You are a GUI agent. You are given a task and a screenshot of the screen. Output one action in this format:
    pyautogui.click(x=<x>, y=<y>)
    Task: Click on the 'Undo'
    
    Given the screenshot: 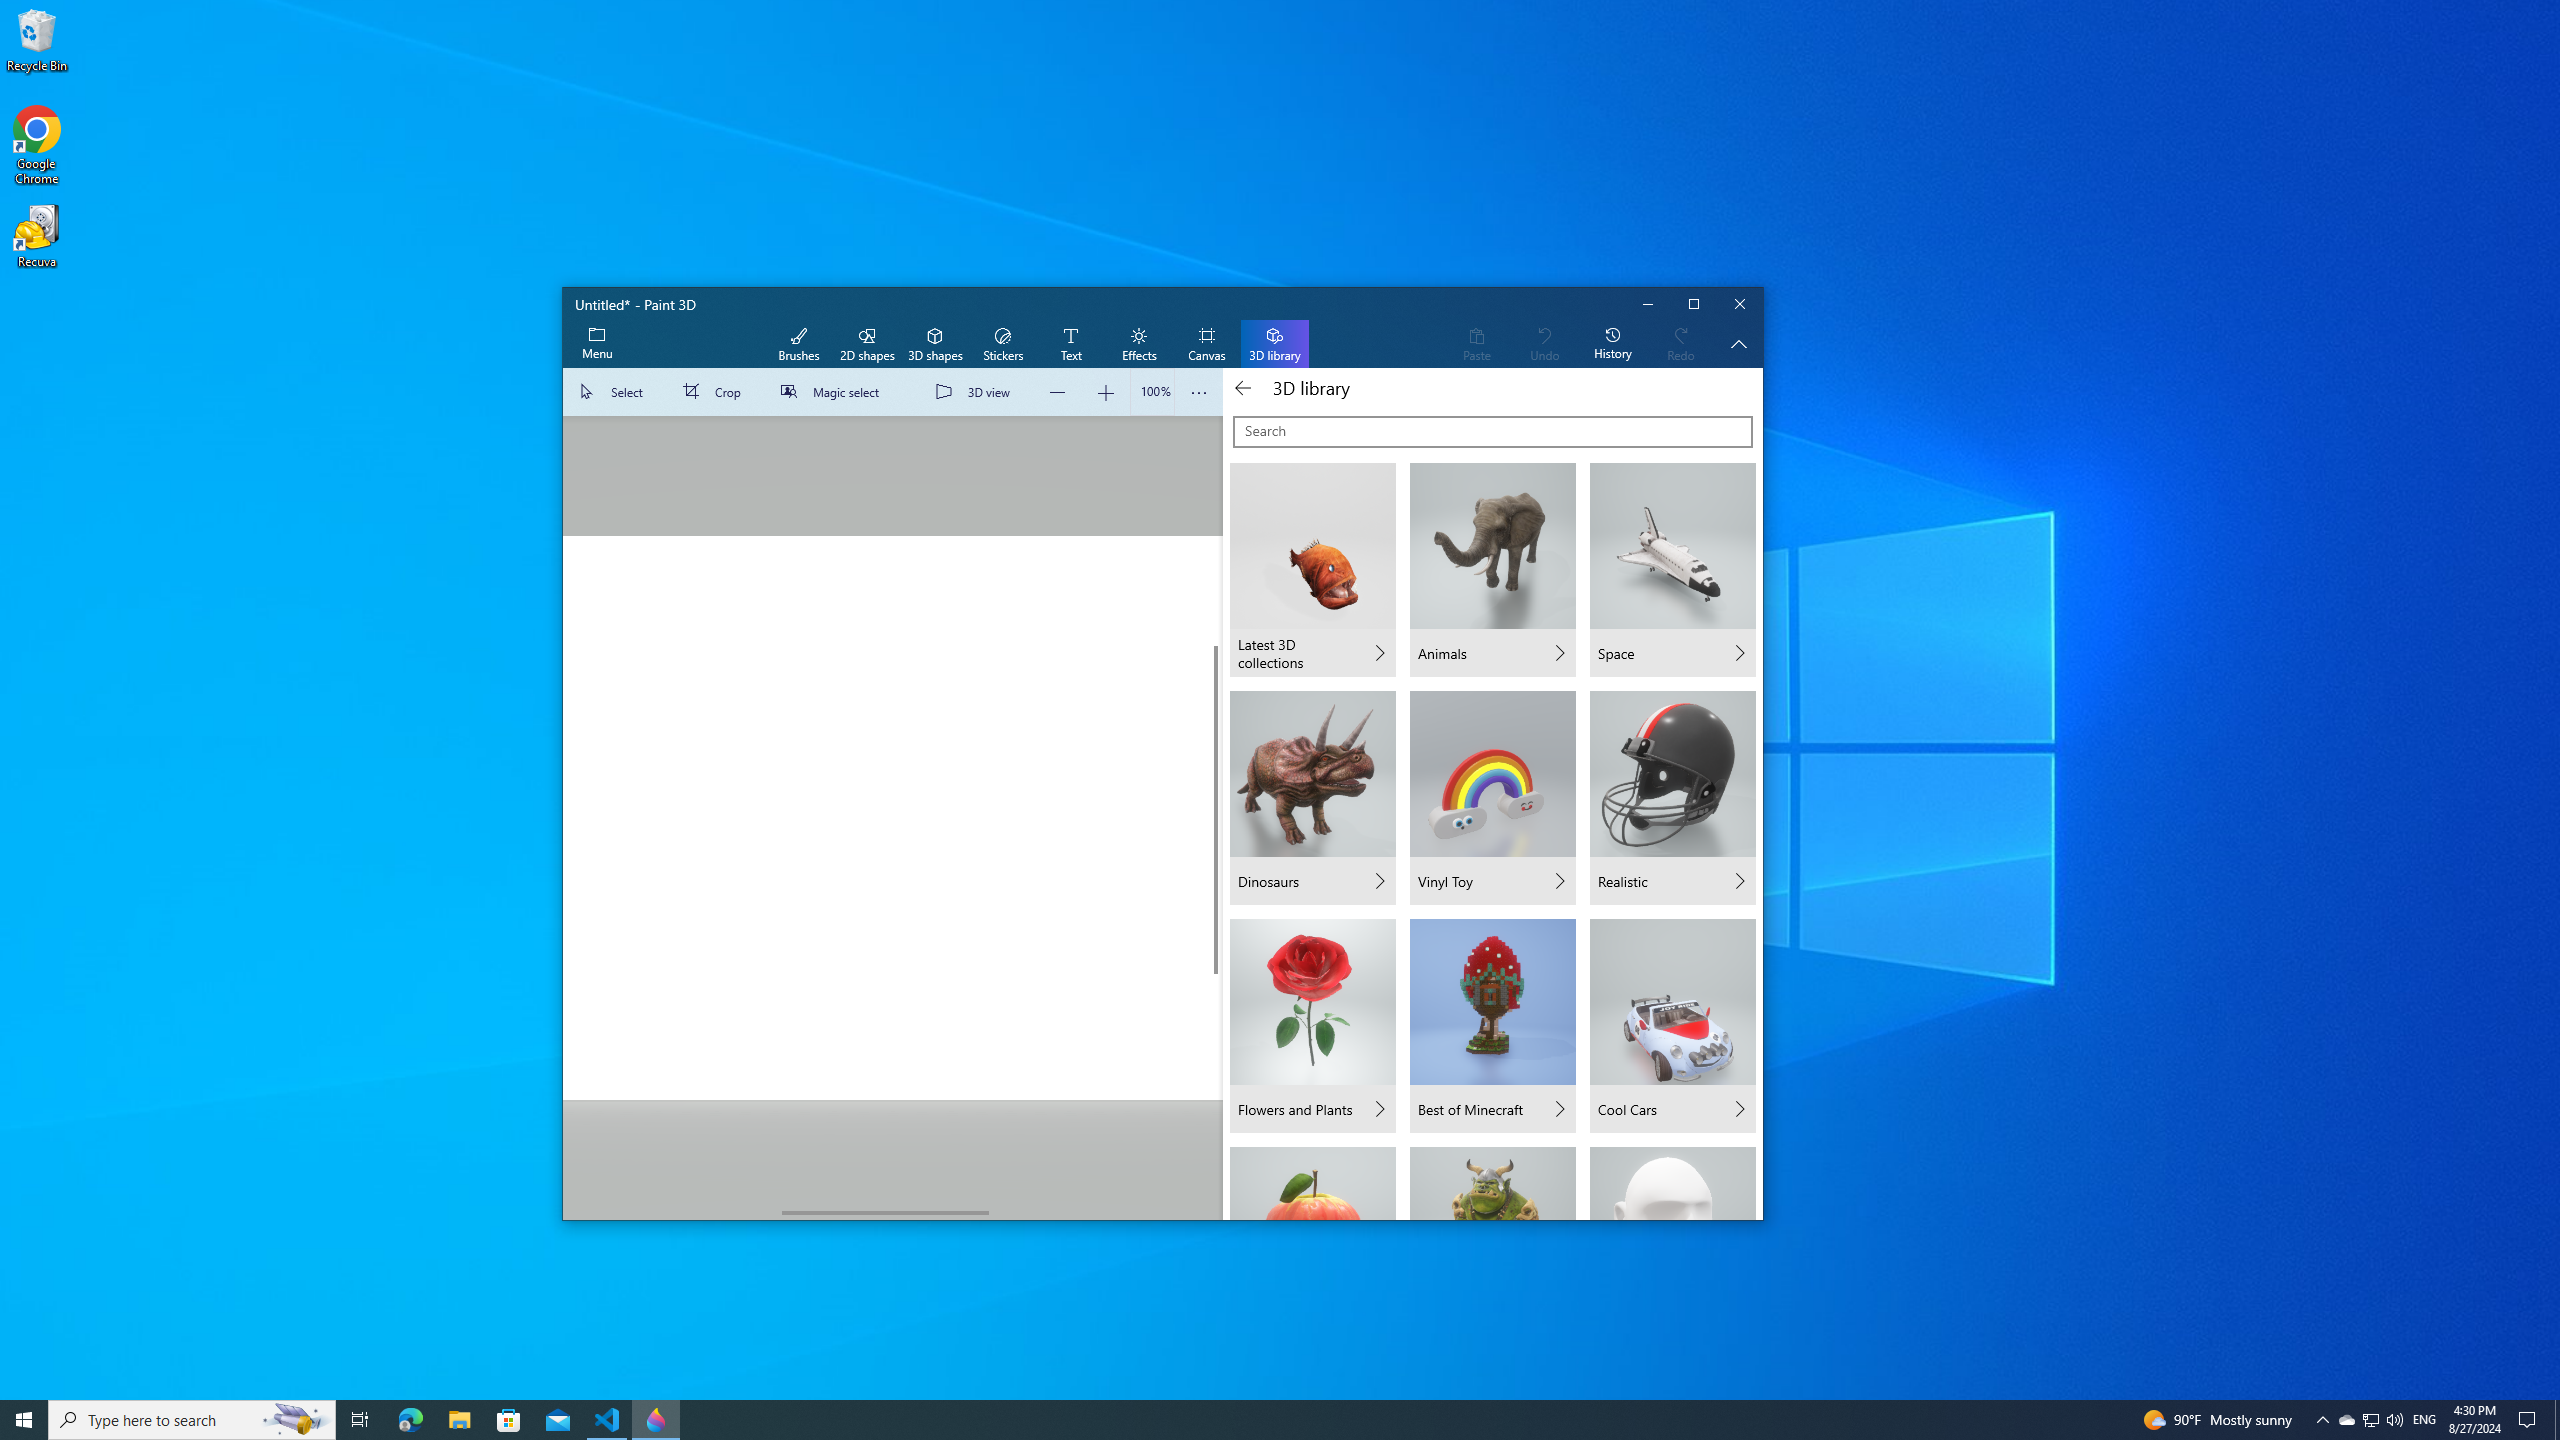 What is the action you would take?
    pyautogui.click(x=1544, y=344)
    